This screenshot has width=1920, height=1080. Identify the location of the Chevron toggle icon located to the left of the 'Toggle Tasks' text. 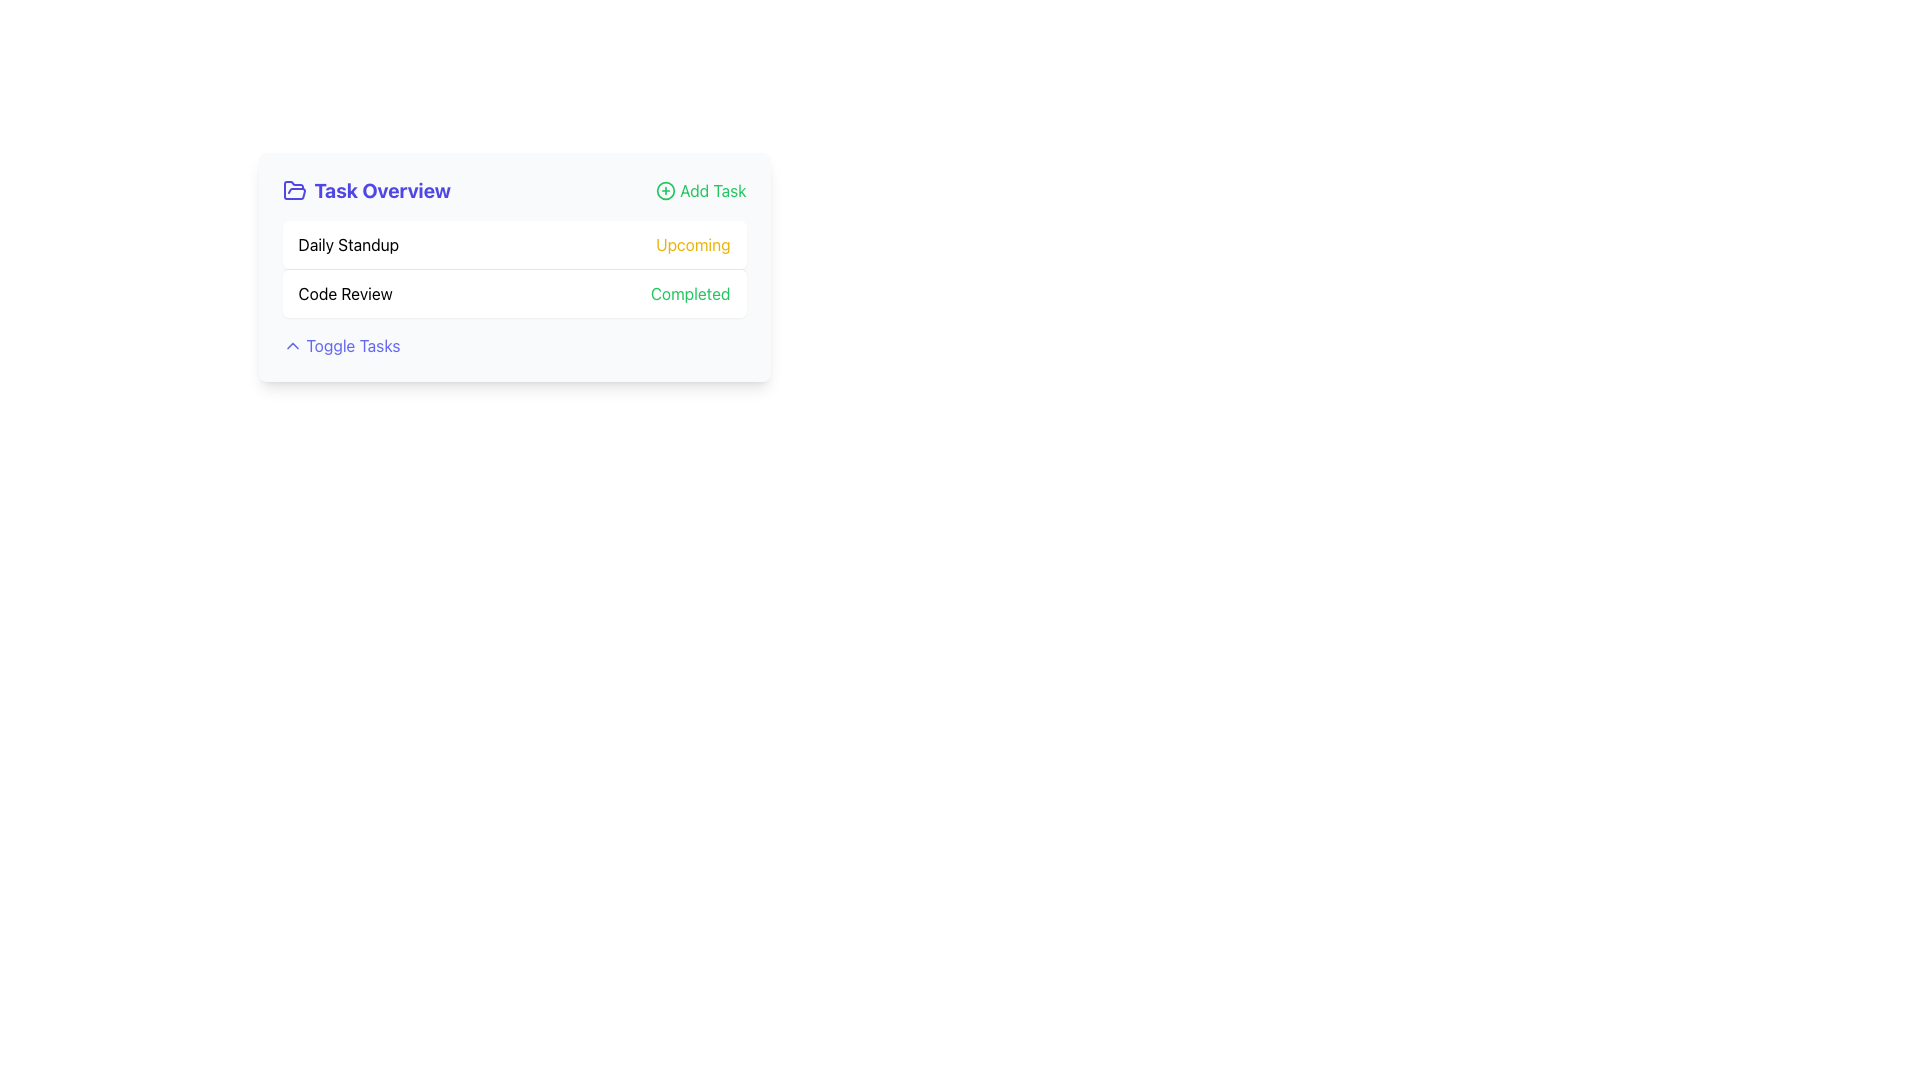
(291, 345).